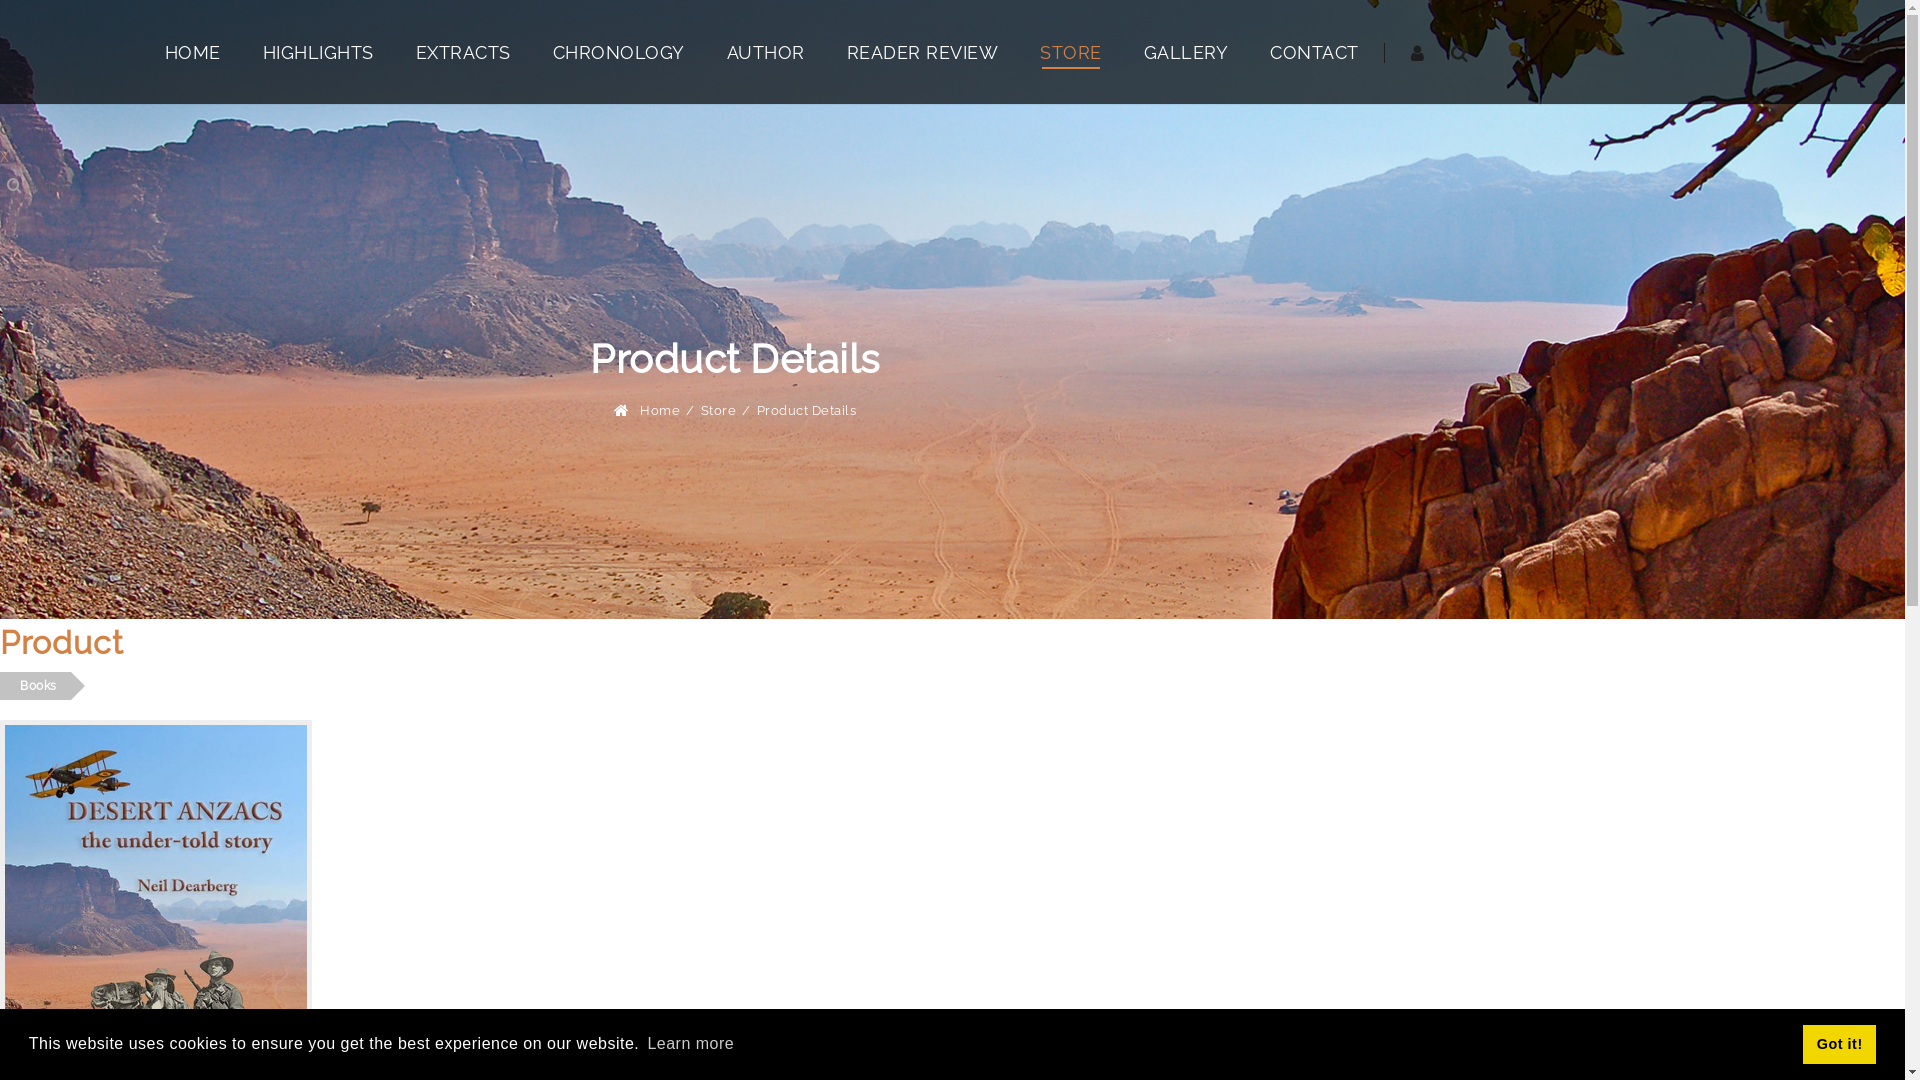  I want to click on 'EXTRACTS', so click(462, 50).